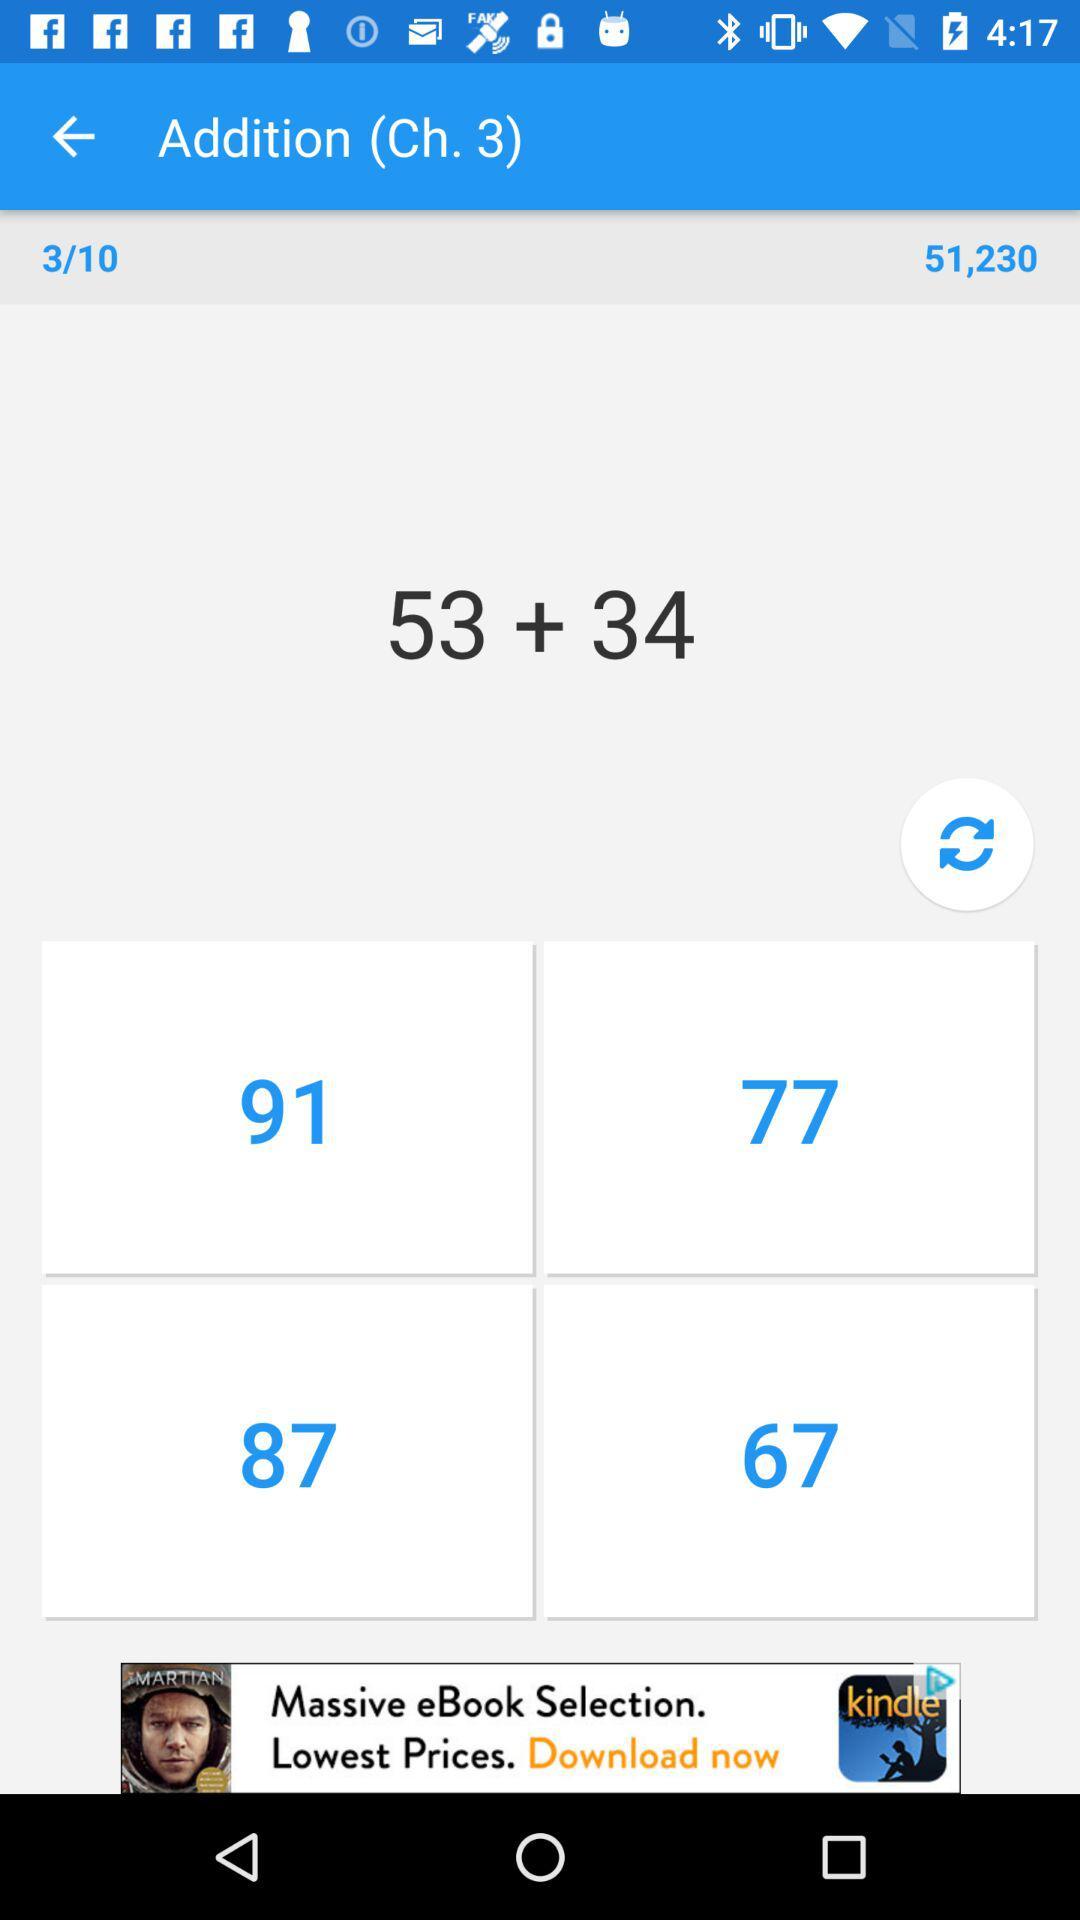 The height and width of the screenshot is (1920, 1080). I want to click on advertisement link, so click(540, 1727).